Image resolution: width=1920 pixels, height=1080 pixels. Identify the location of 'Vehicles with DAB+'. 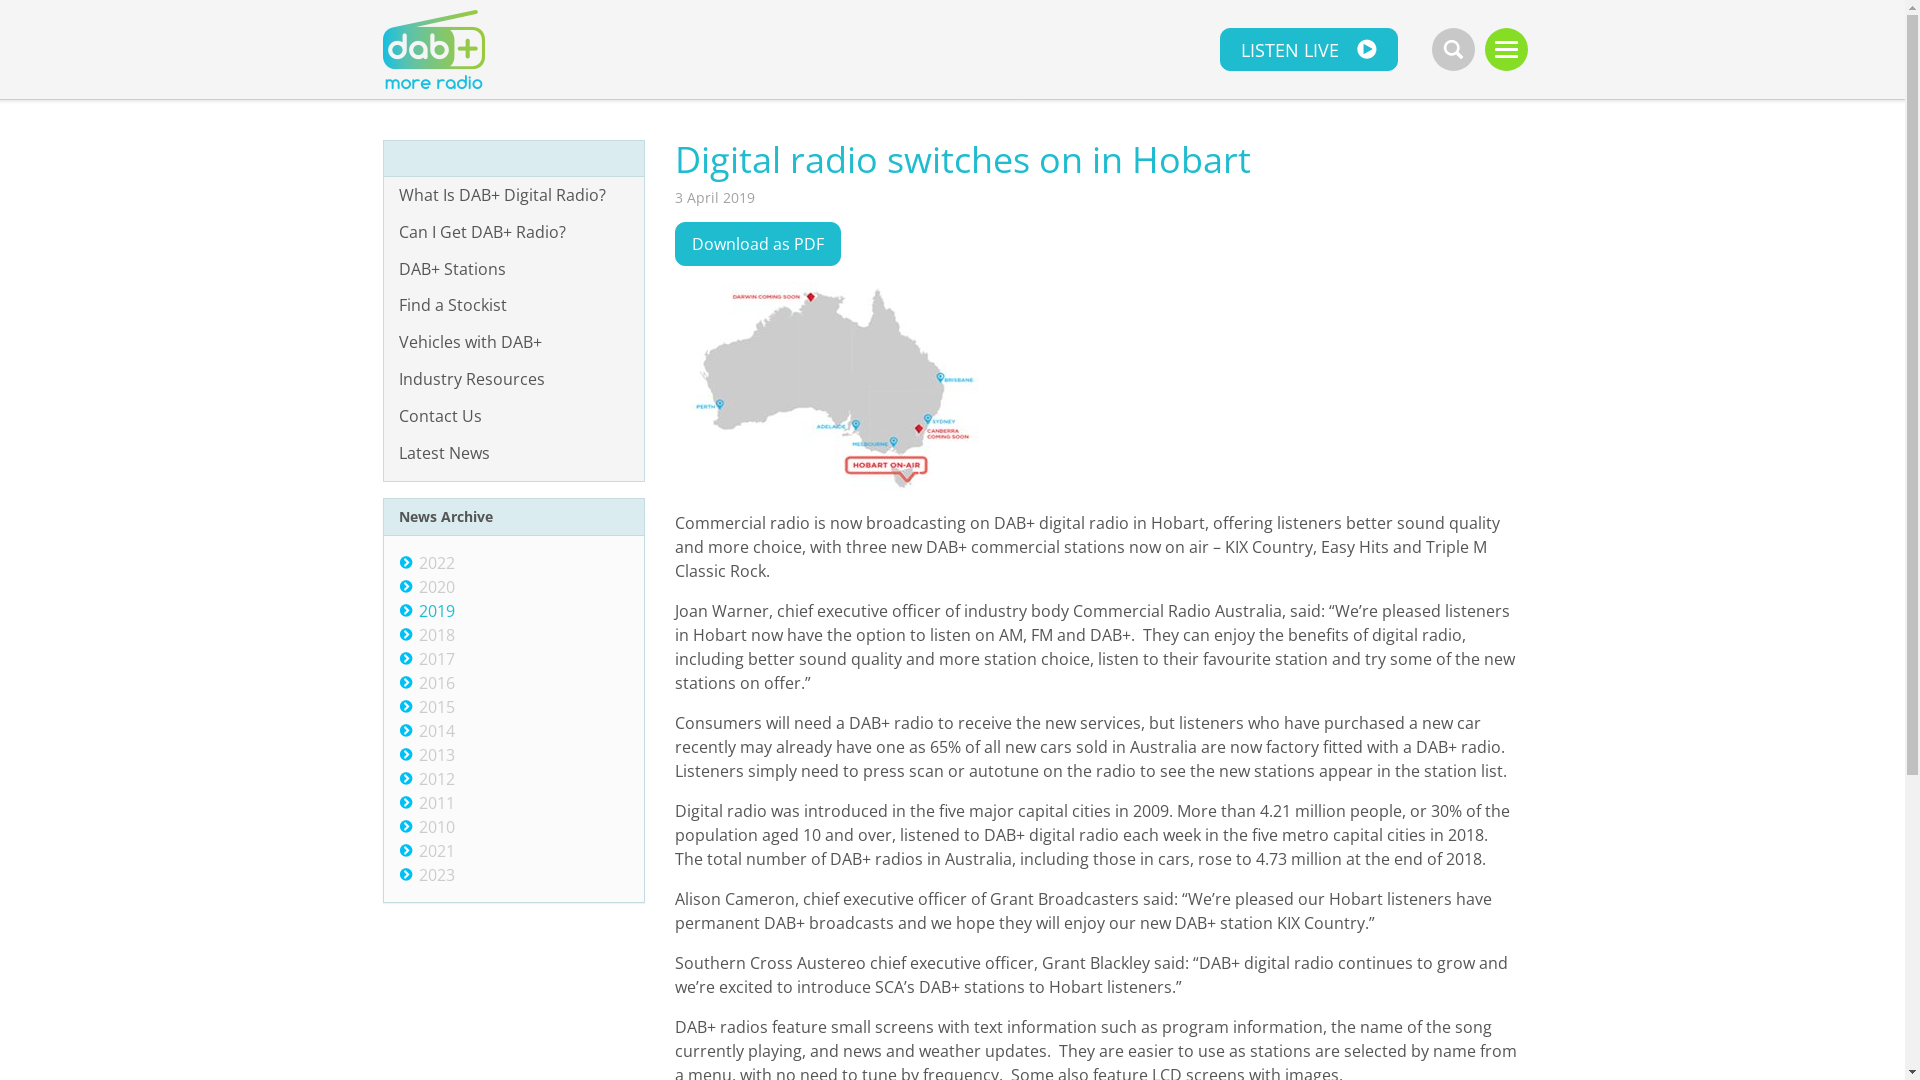
(514, 341).